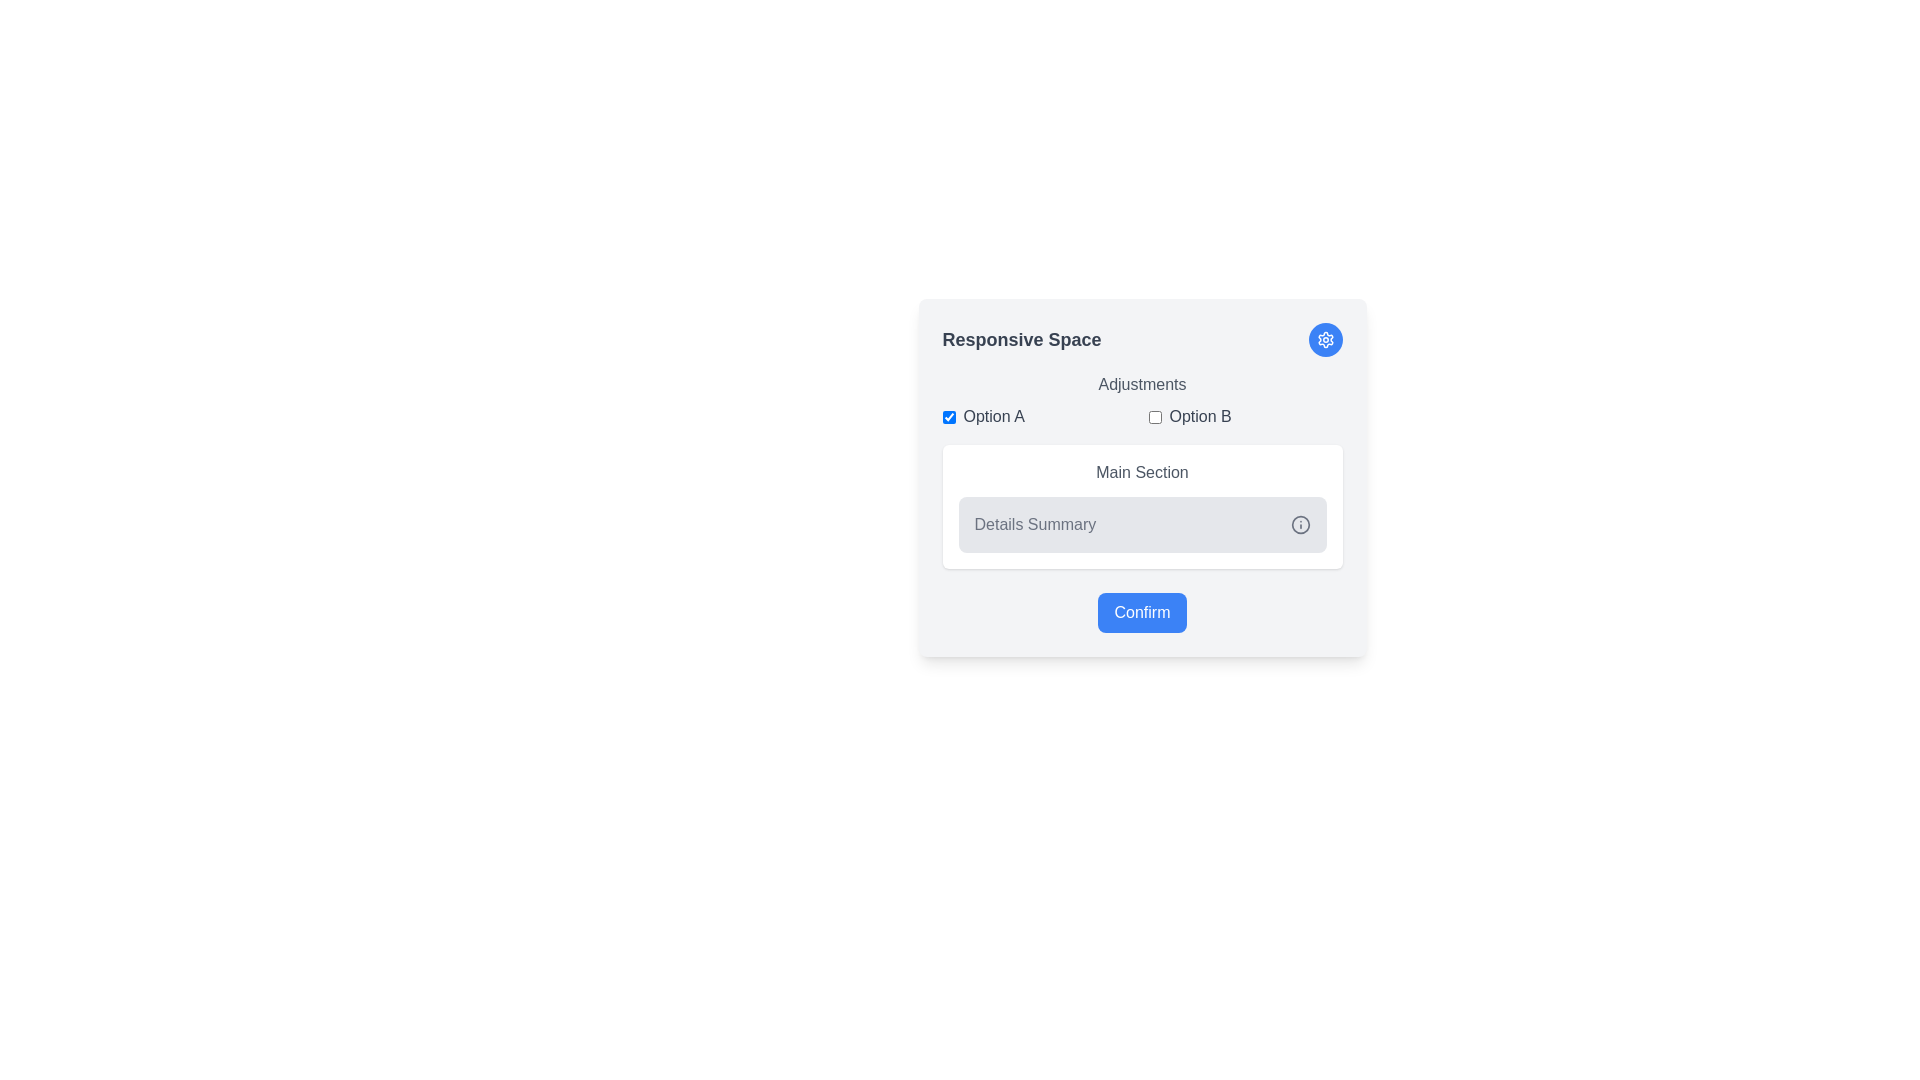  I want to click on the circular info icon with a gray outline located next to the 'Details Summary' text, so click(1300, 523).